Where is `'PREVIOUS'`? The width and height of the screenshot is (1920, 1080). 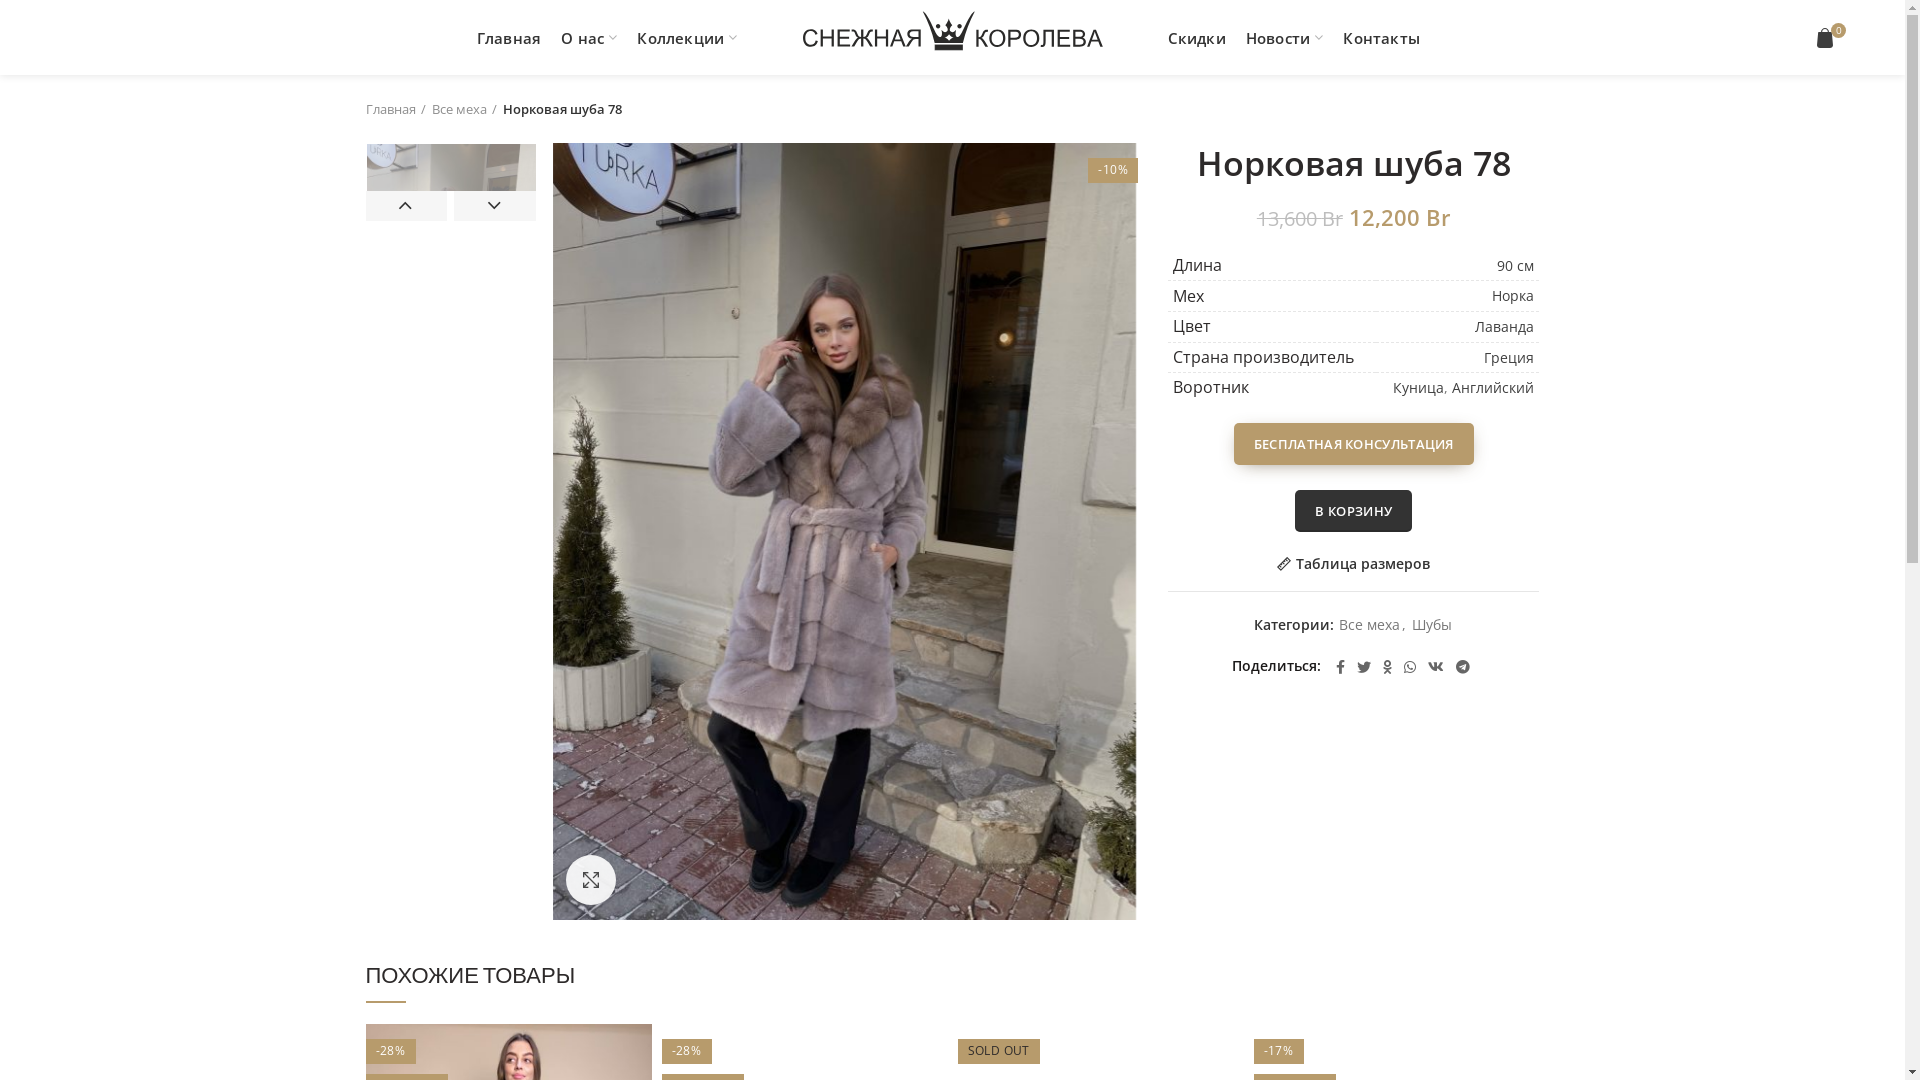
'PREVIOUS' is located at coordinates (406, 205).